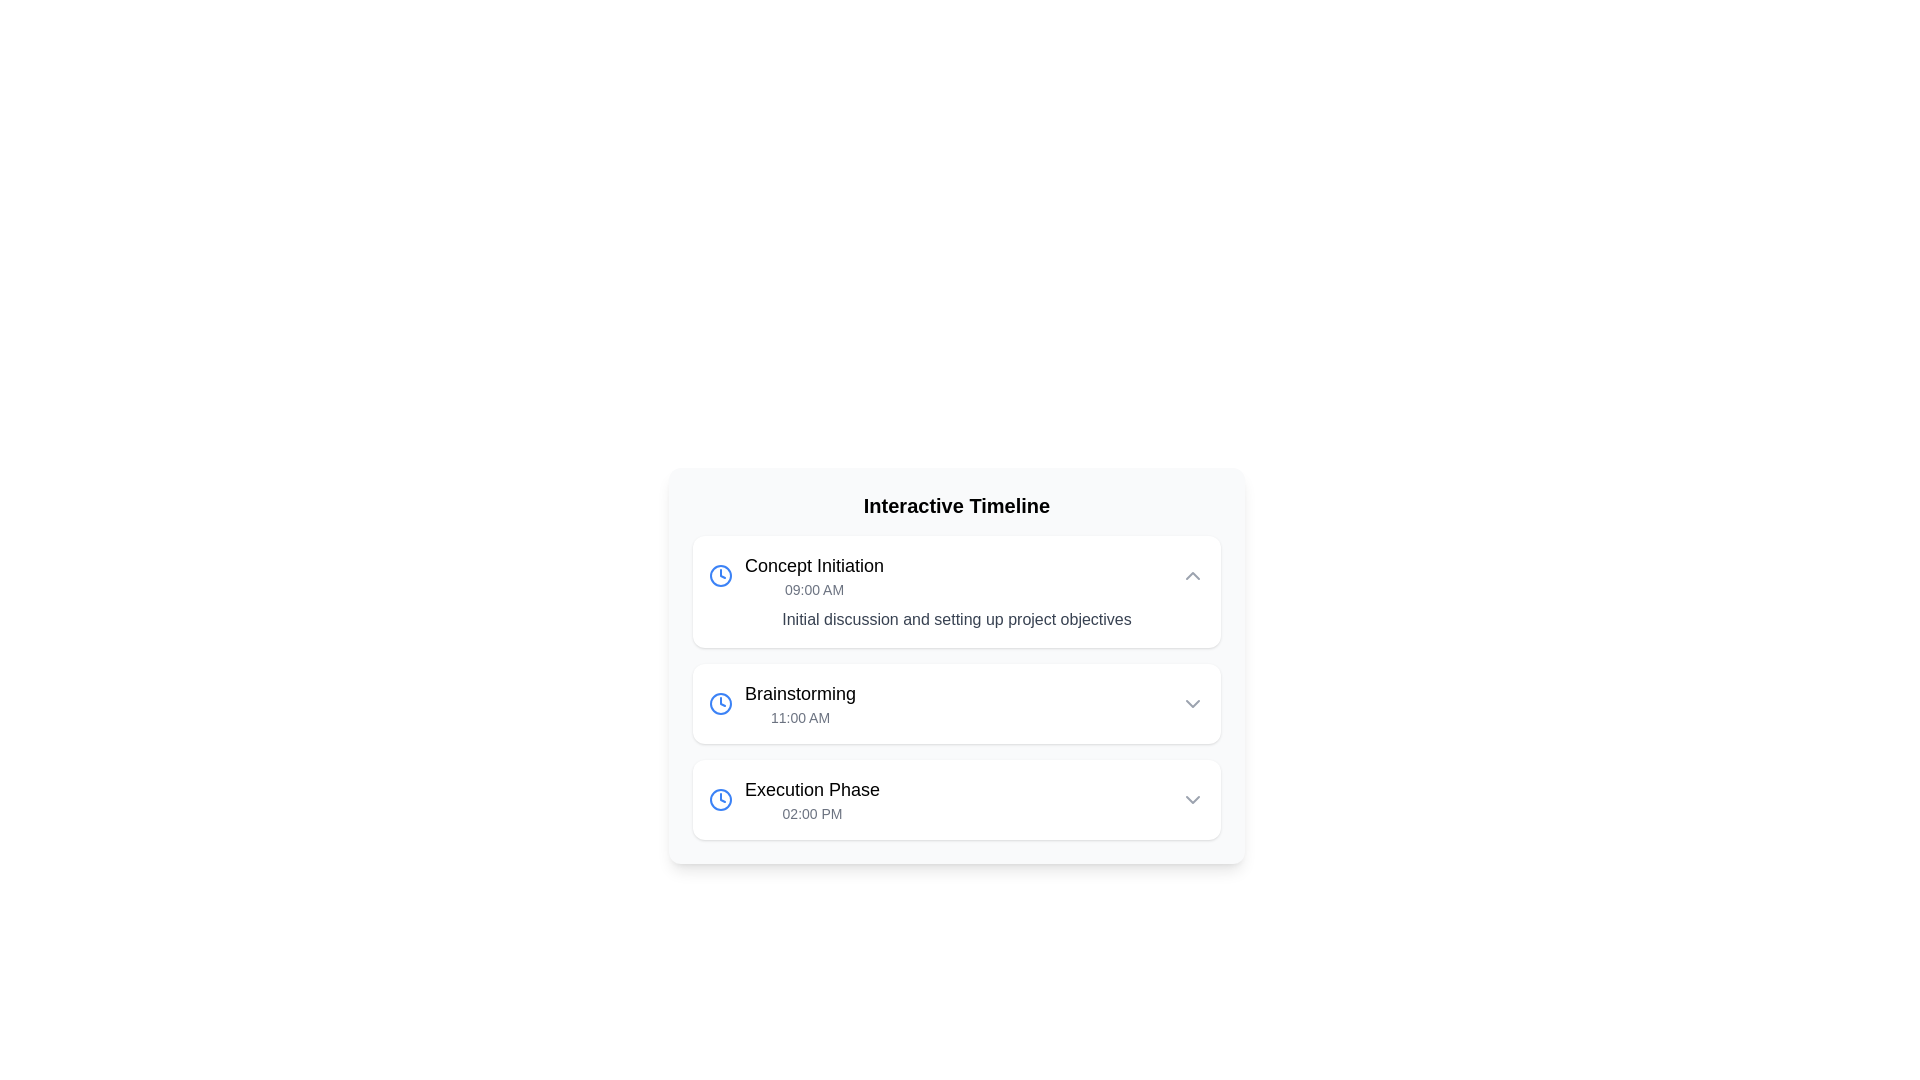  Describe the element at coordinates (800, 716) in the screenshot. I see `the text display showing '11:00 AM' located beneath the 'Brainstorming' title in the second event card on the timeline` at that location.